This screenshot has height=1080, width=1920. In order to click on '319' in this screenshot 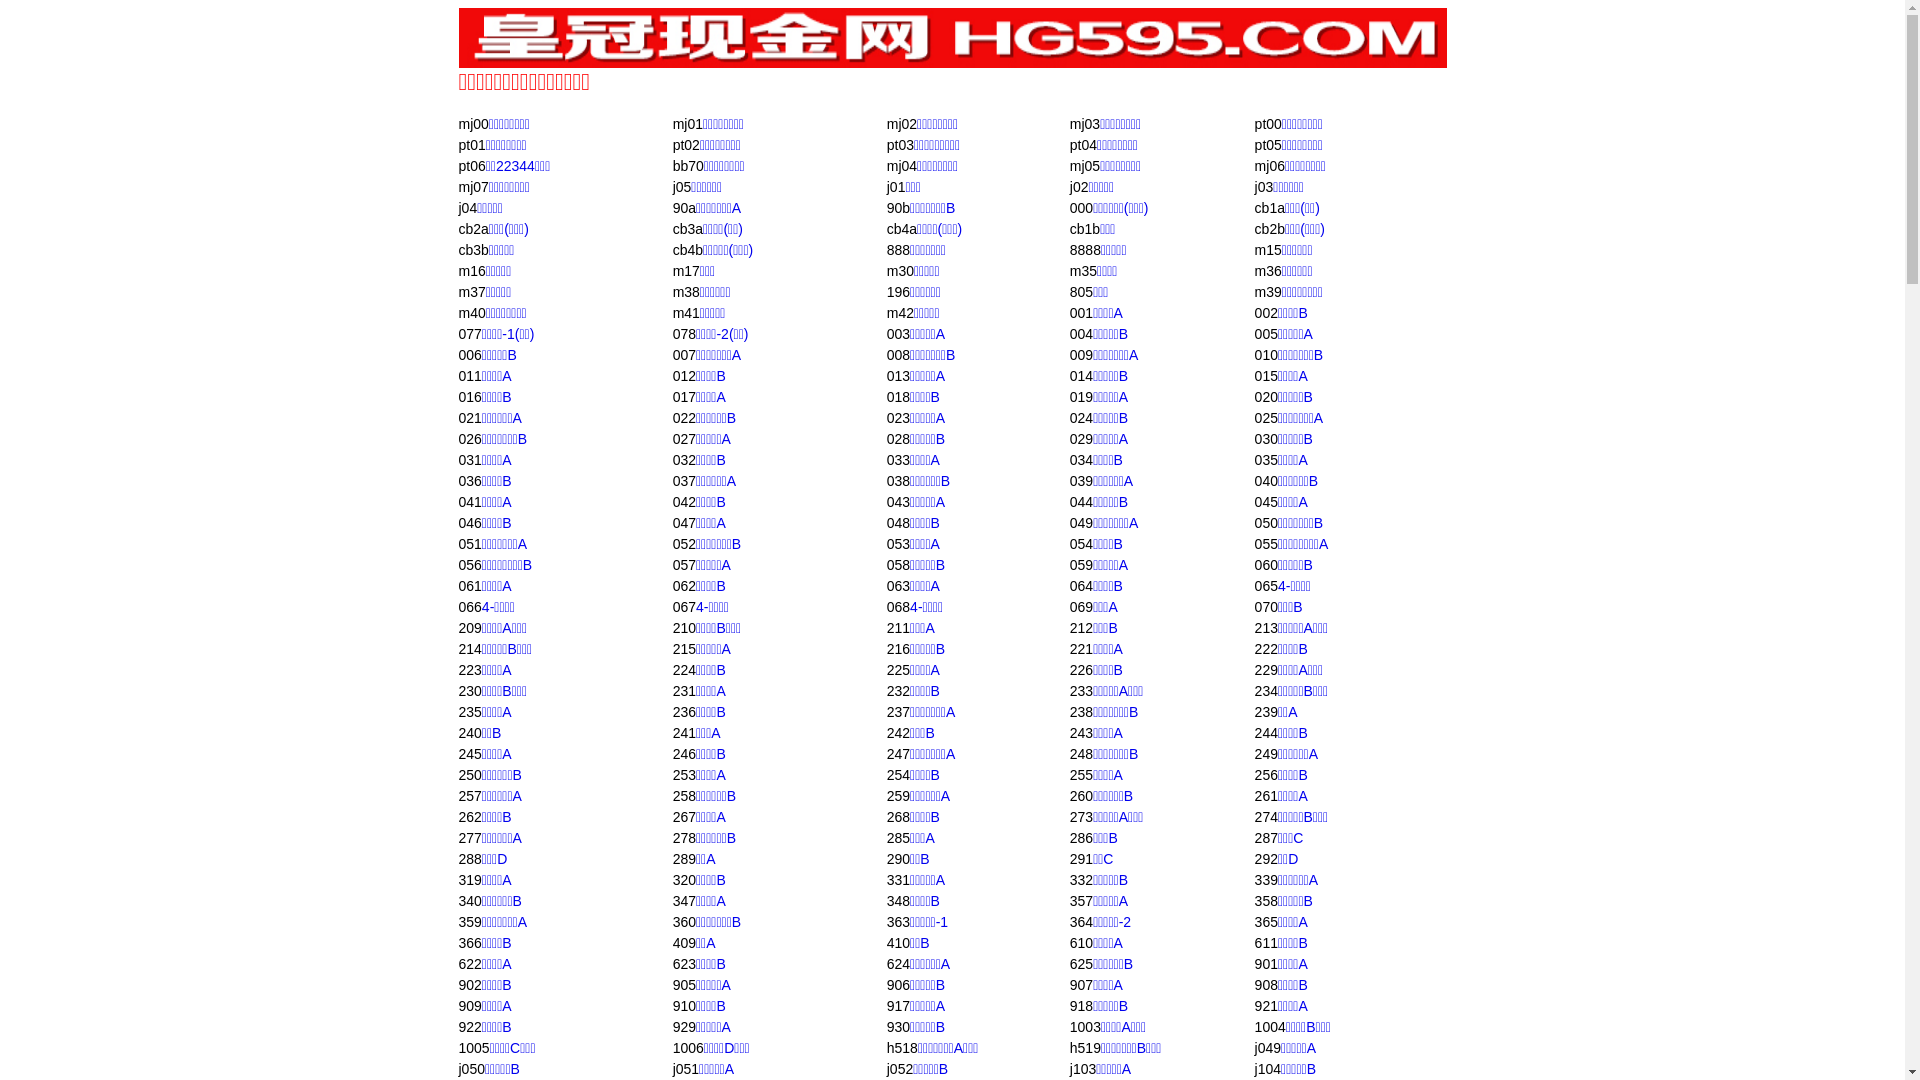, I will do `click(468, 878)`.